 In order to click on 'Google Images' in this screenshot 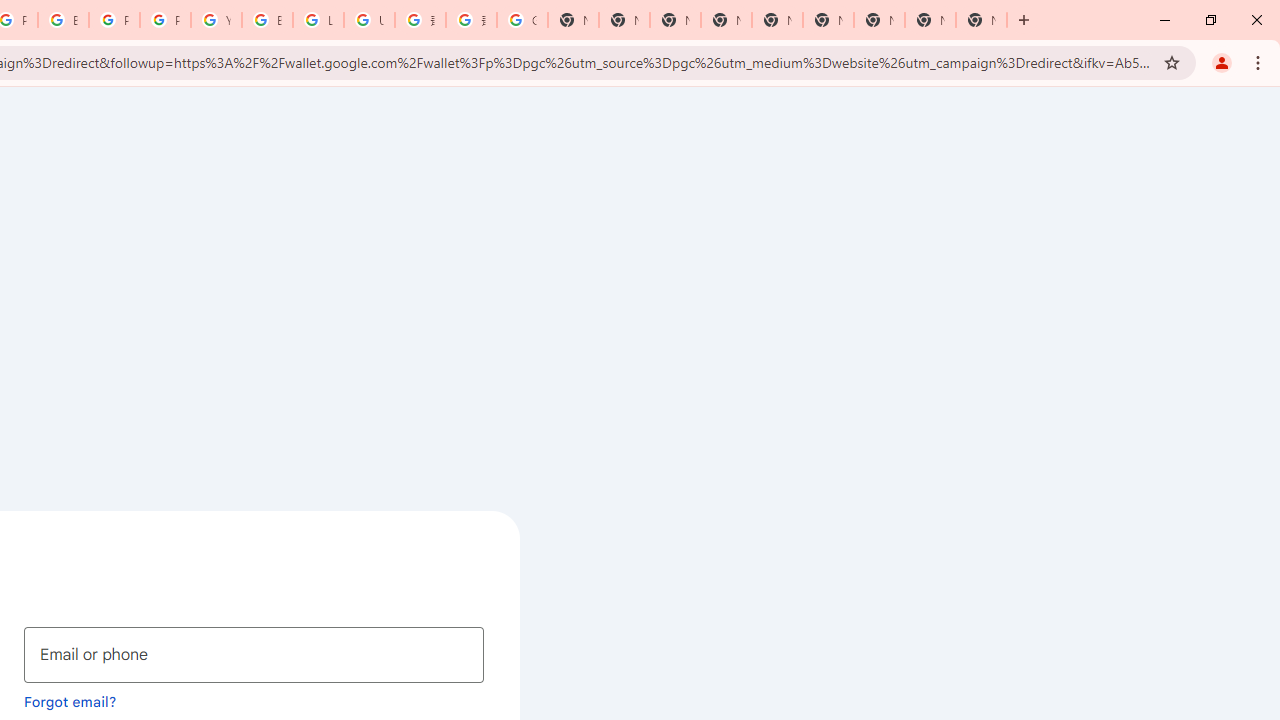, I will do `click(522, 20)`.